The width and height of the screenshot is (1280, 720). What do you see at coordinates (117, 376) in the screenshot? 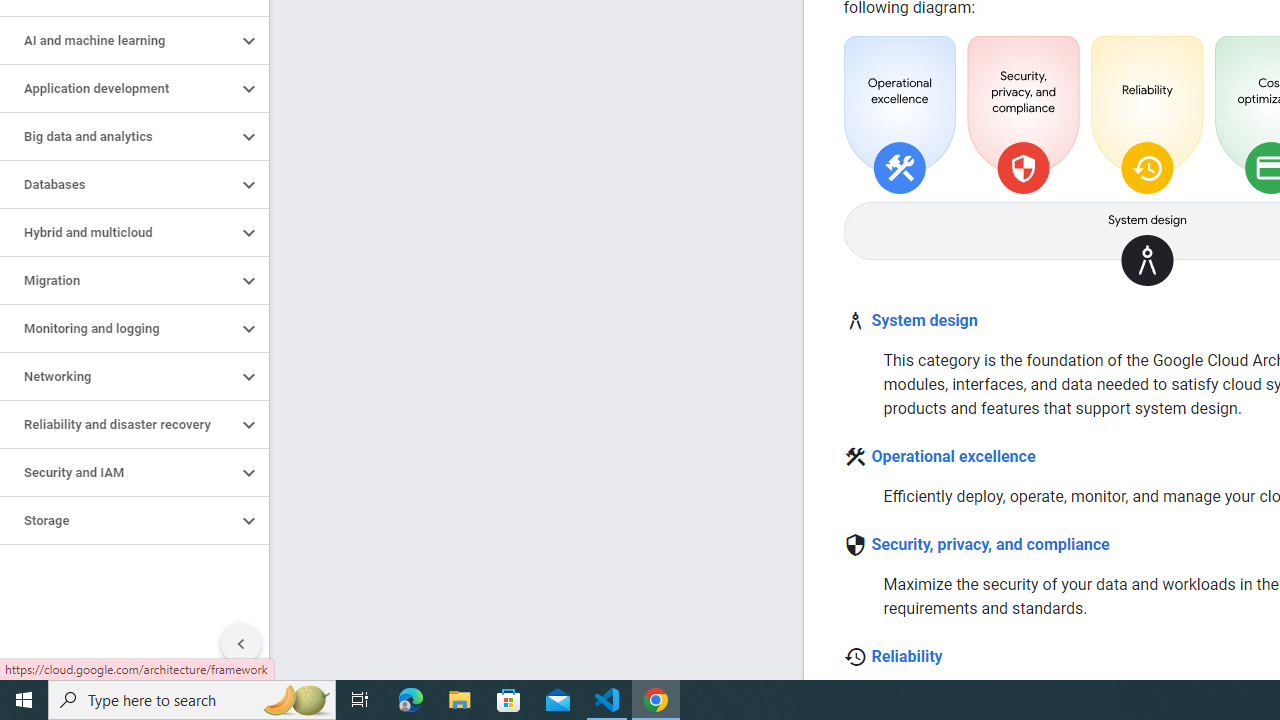
I see `'Networking'` at bounding box center [117, 376].